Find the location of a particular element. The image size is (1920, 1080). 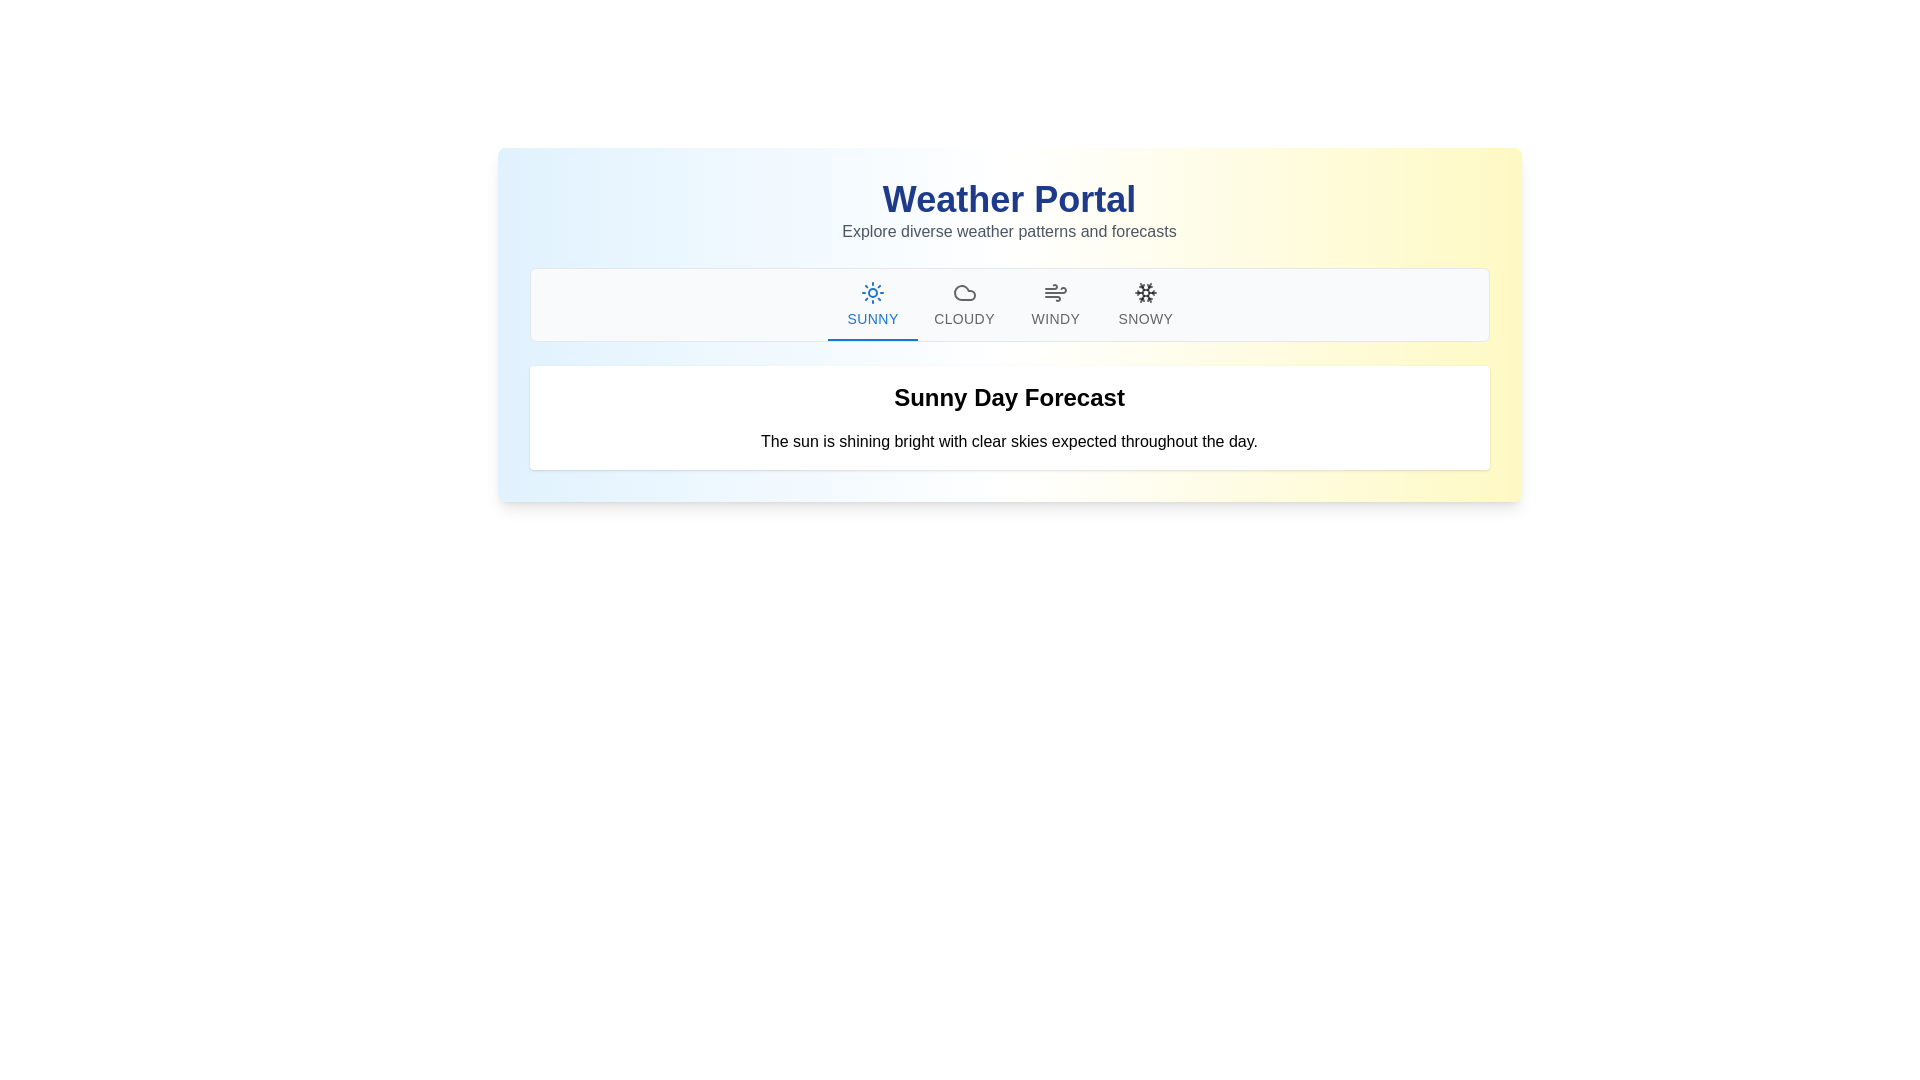

the title text of the weather forecast section, which indicates a sunny day scenario, positioned centrally above the descriptive text is located at coordinates (1009, 397).